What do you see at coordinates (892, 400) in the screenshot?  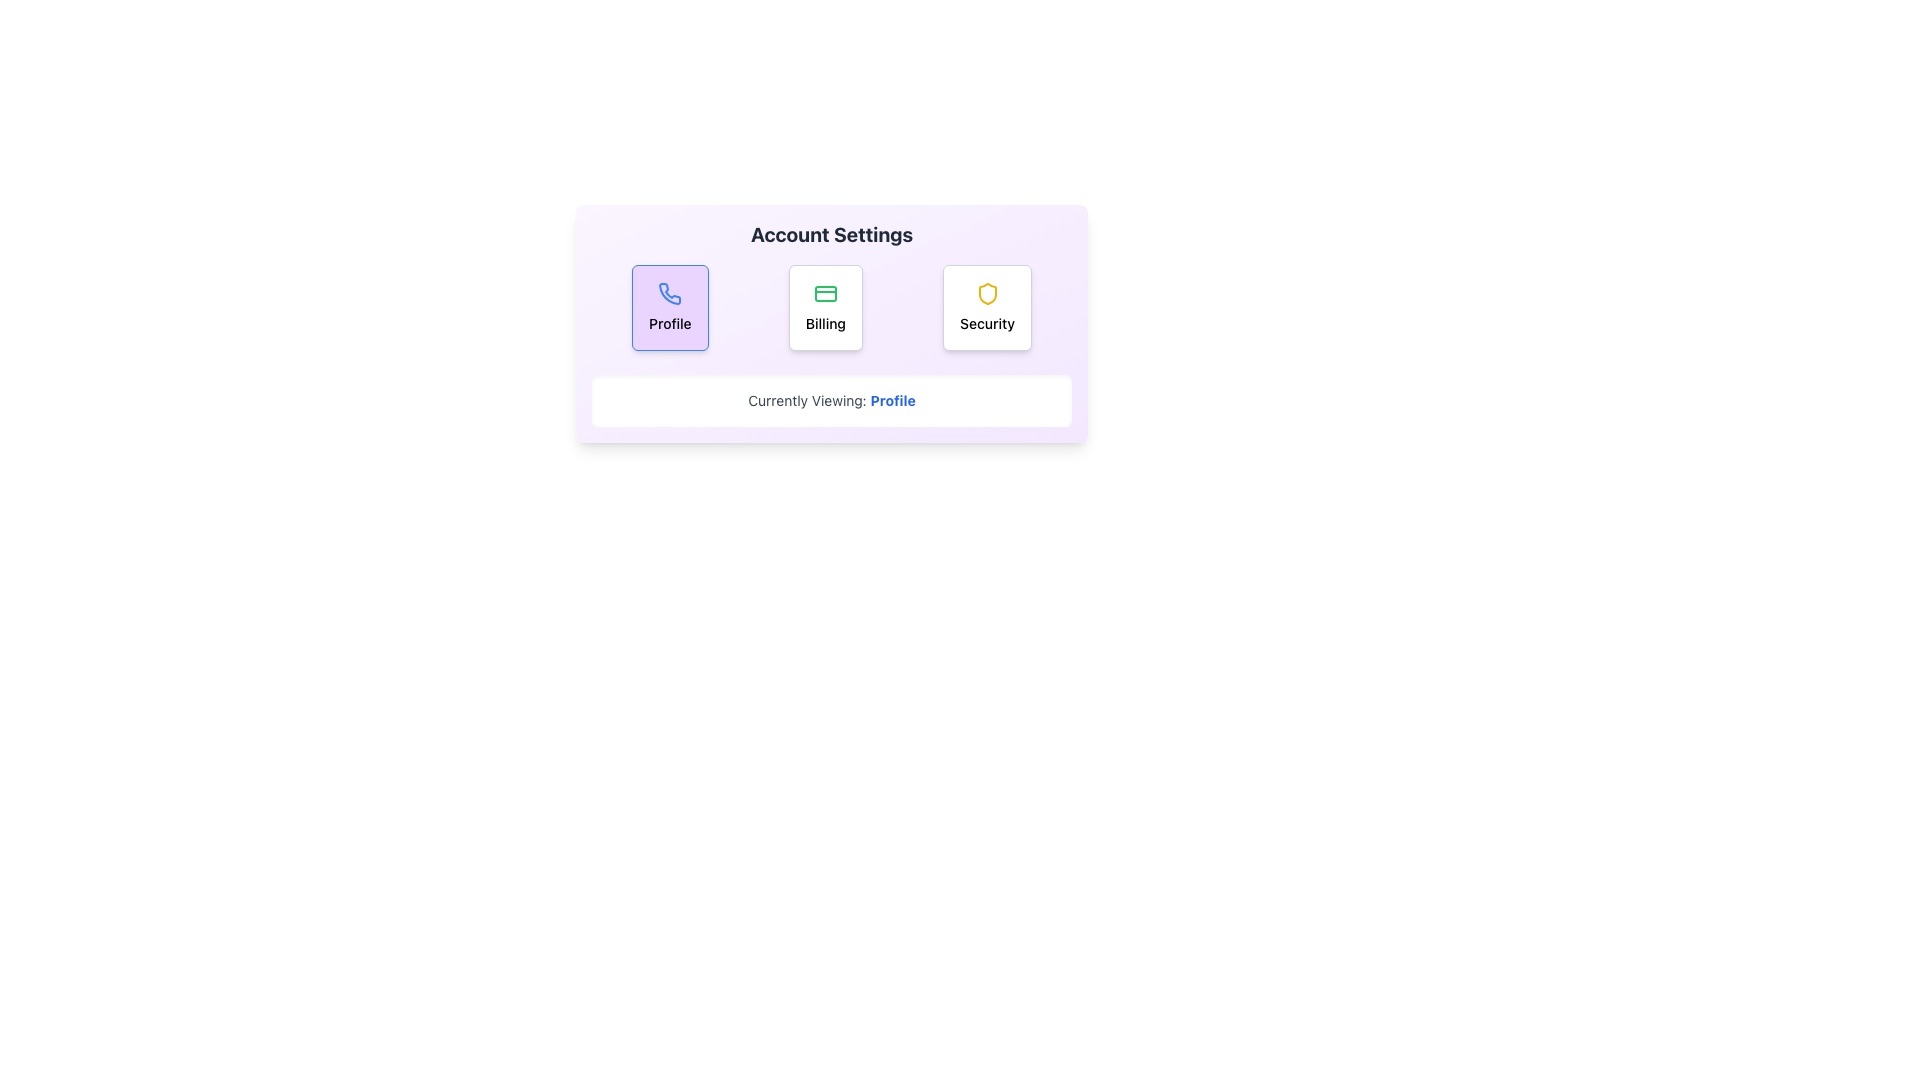 I see `static text label indicating the currently selected section, which displays 'Currently Viewing: Profile' in blue, located below the icons for 'Profile', 'Billing', and 'Security'` at bounding box center [892, 400].